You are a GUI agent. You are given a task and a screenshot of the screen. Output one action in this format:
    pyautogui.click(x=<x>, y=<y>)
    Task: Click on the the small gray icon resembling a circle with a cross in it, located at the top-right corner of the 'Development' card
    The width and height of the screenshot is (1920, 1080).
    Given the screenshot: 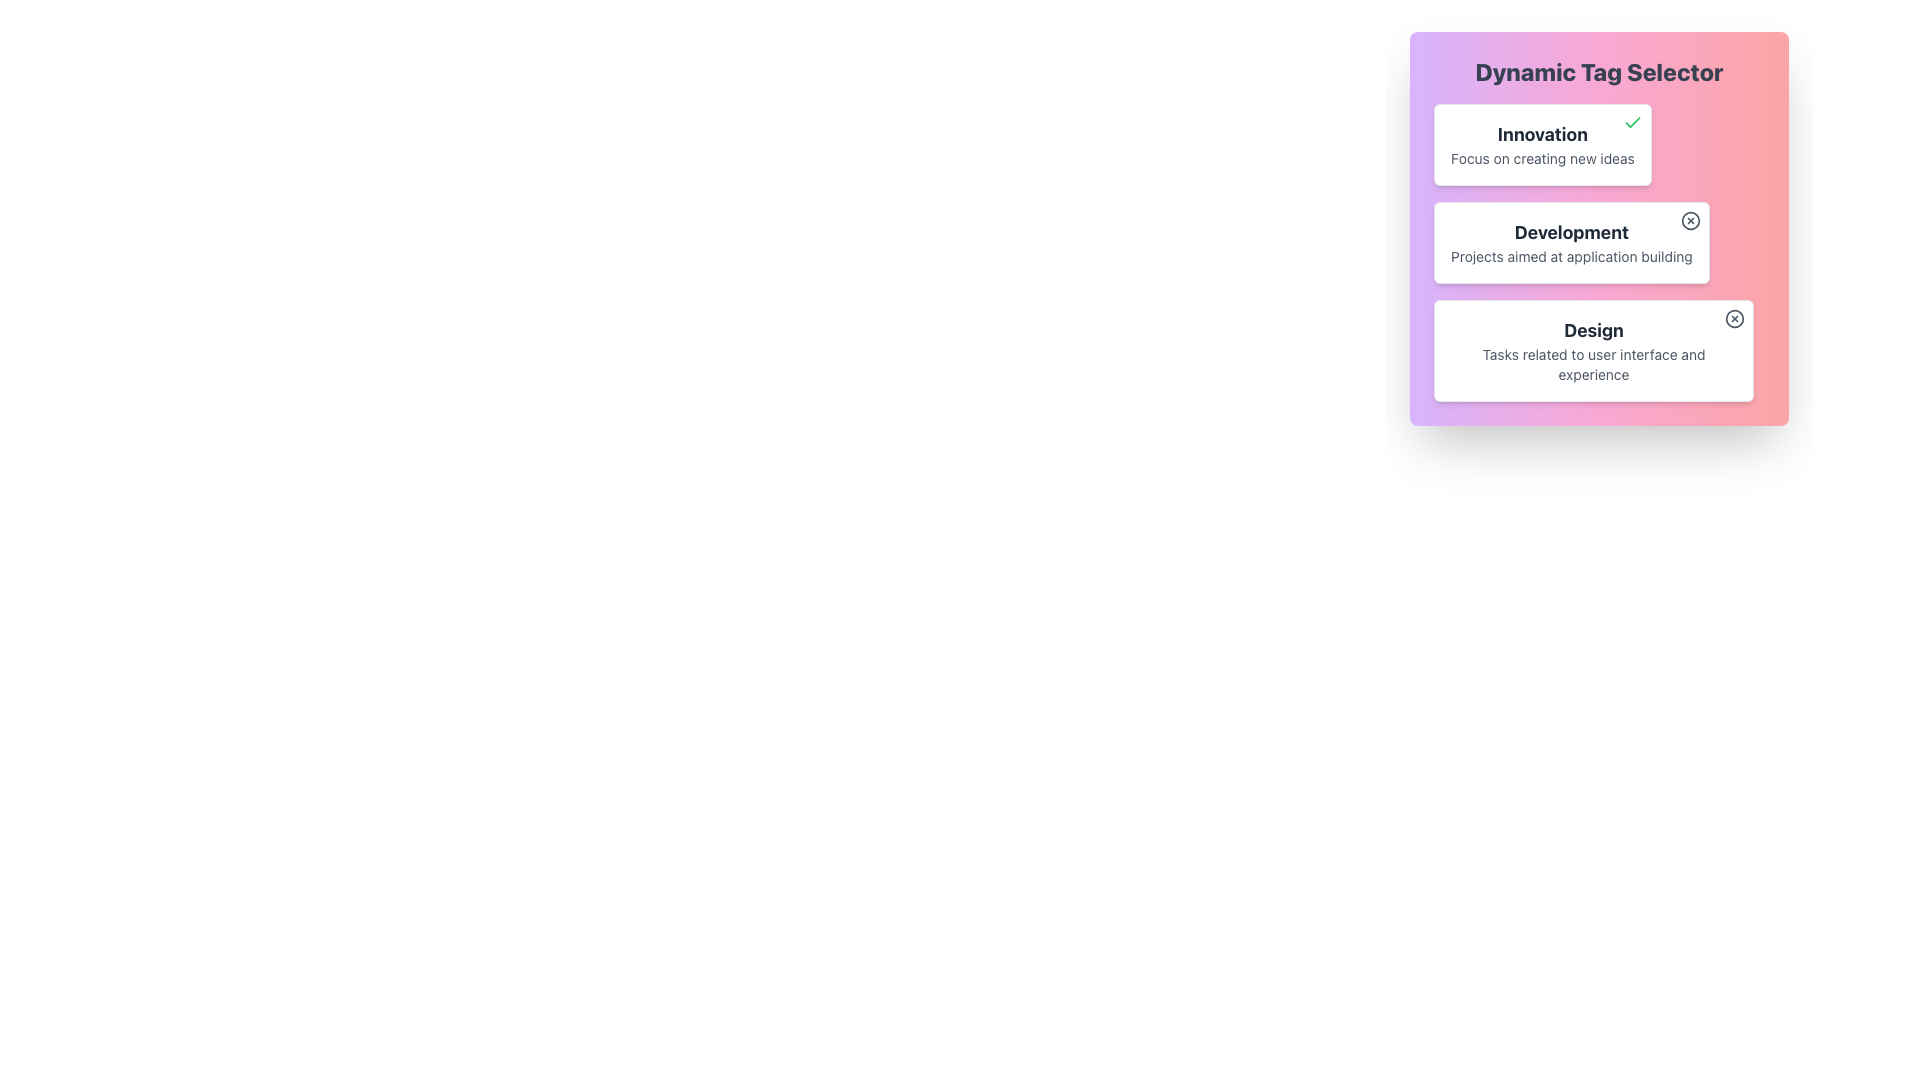 What is the action you would take?
    pyautogui.click(x=1689, y=220)
    